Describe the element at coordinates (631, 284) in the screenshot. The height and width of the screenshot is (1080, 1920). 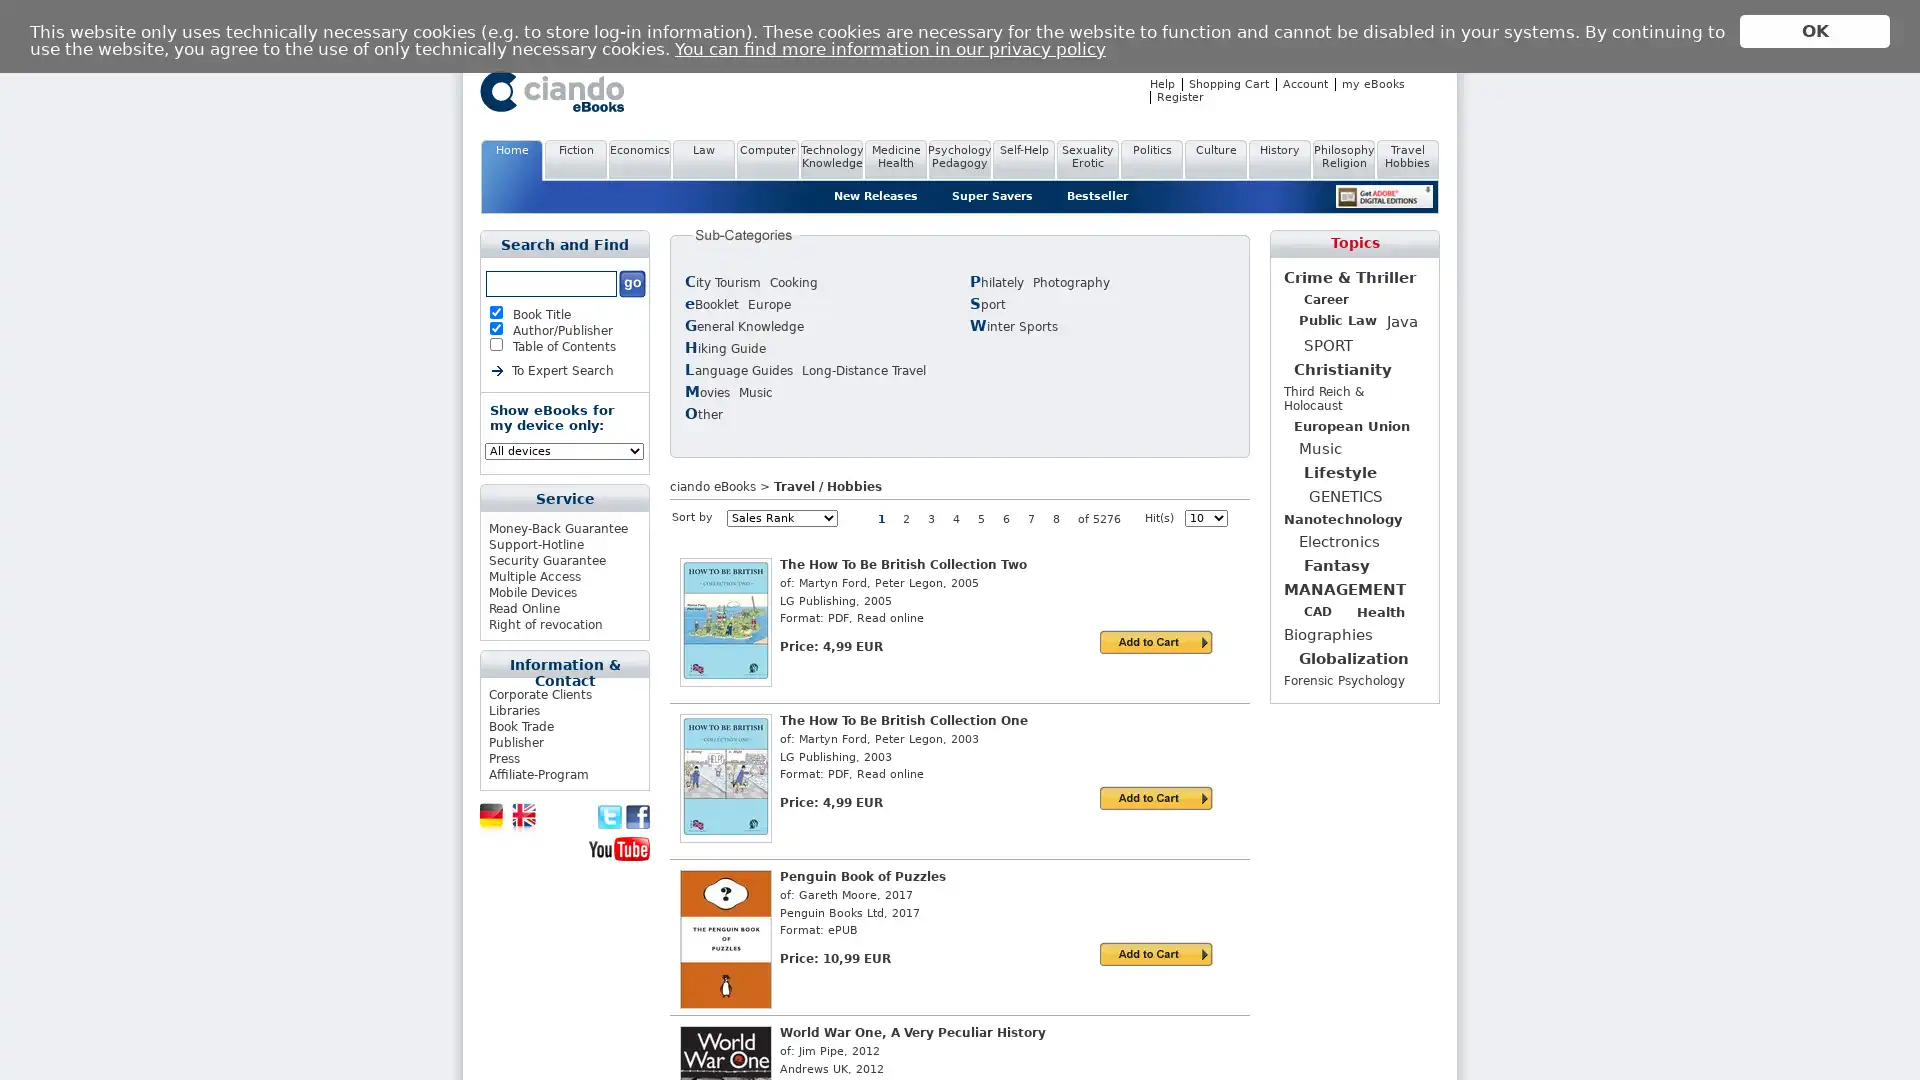
I see `Submit` at that location.